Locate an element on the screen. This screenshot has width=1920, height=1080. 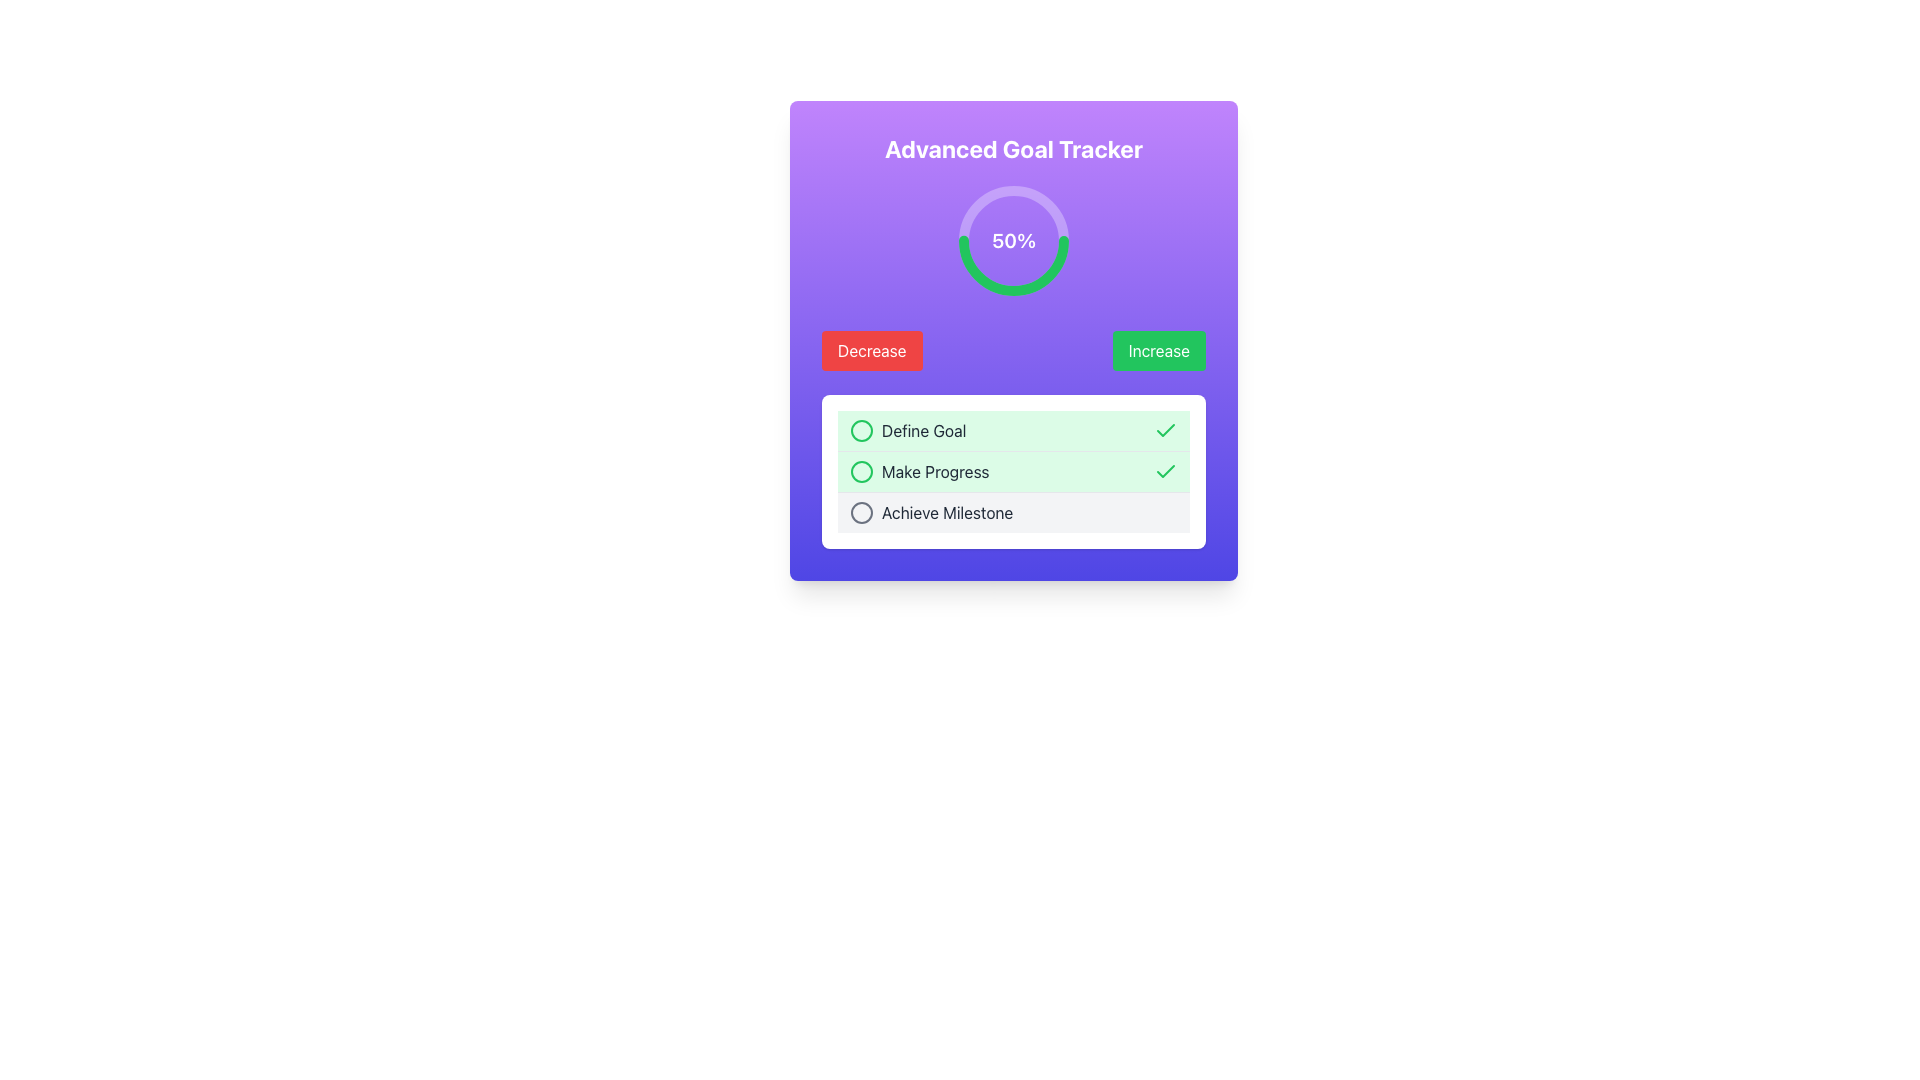
the checkmark icon indicating completion or selection, which is located to the far right of the 'Define Goal' item in a vertically-stacked list of goals is located at coordinates (1166, 430).